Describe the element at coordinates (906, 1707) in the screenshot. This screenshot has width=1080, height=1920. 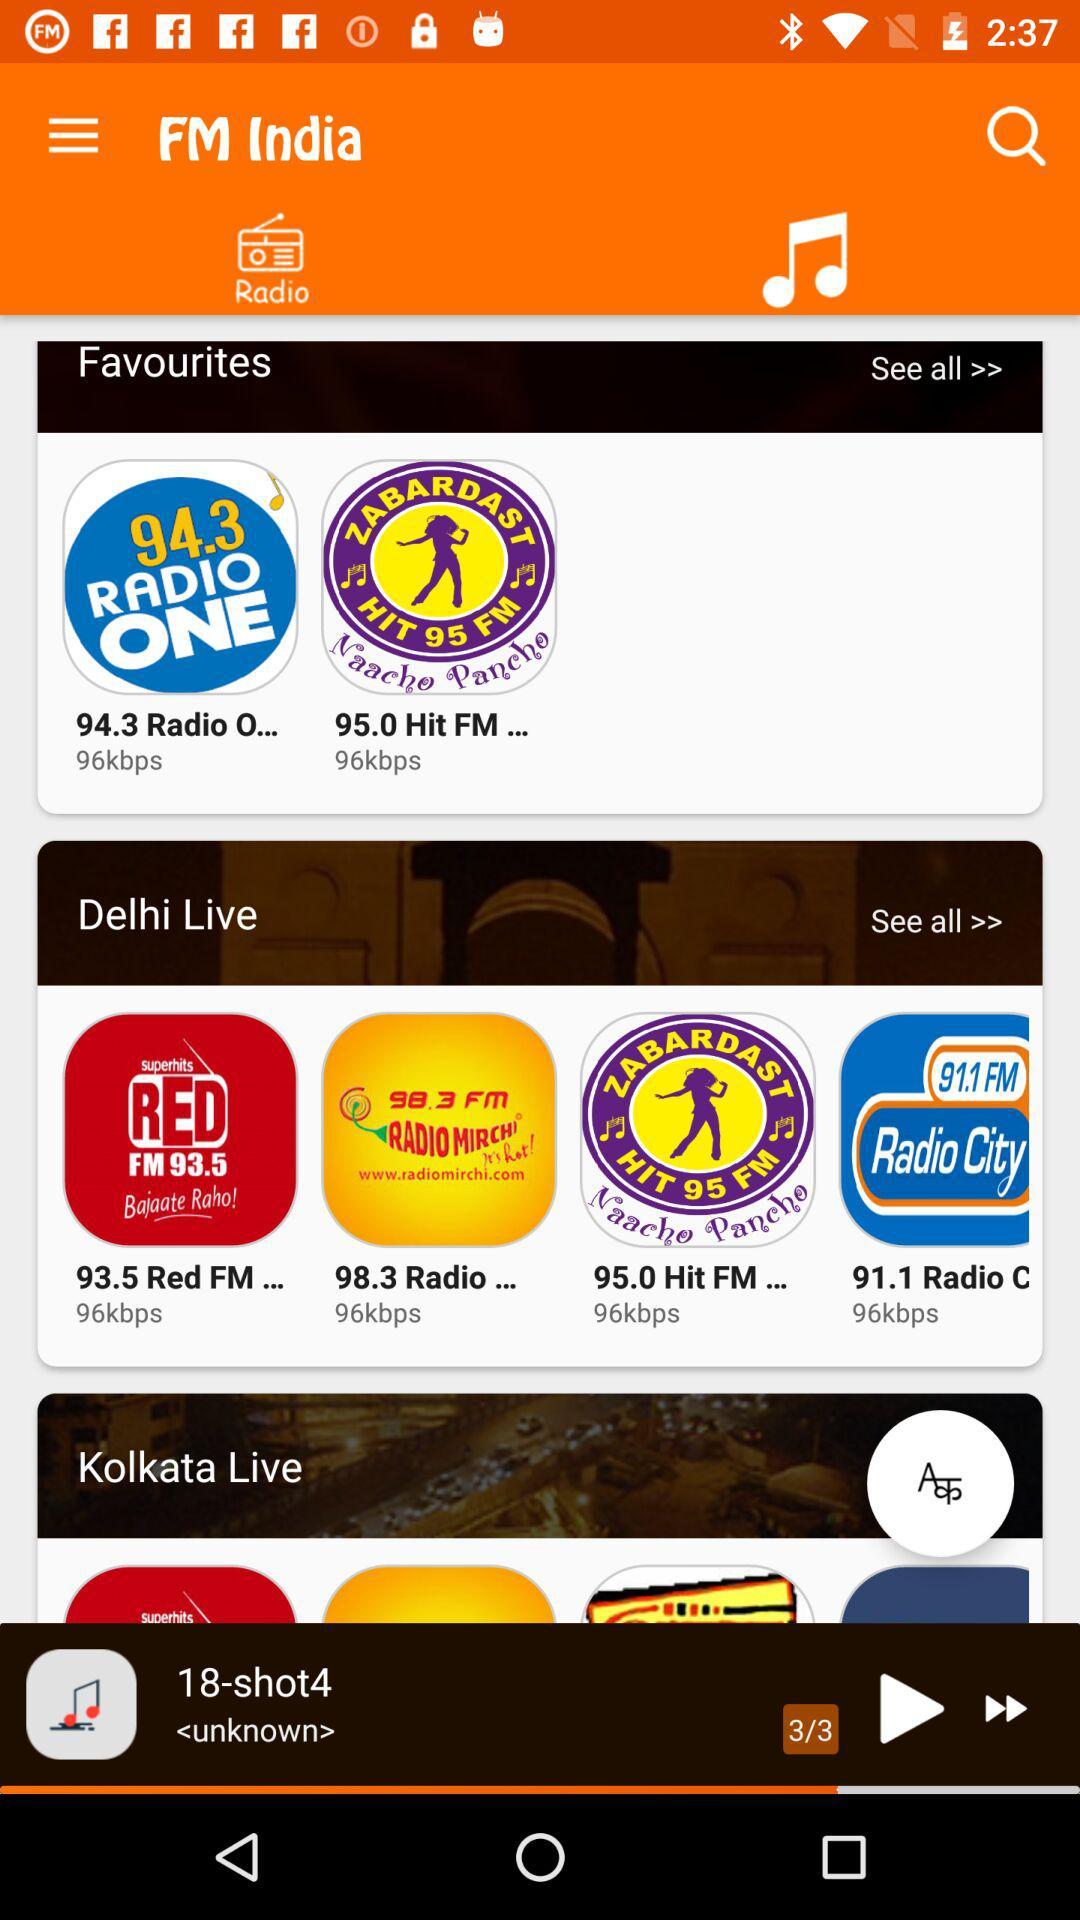
I see `button` at that location.